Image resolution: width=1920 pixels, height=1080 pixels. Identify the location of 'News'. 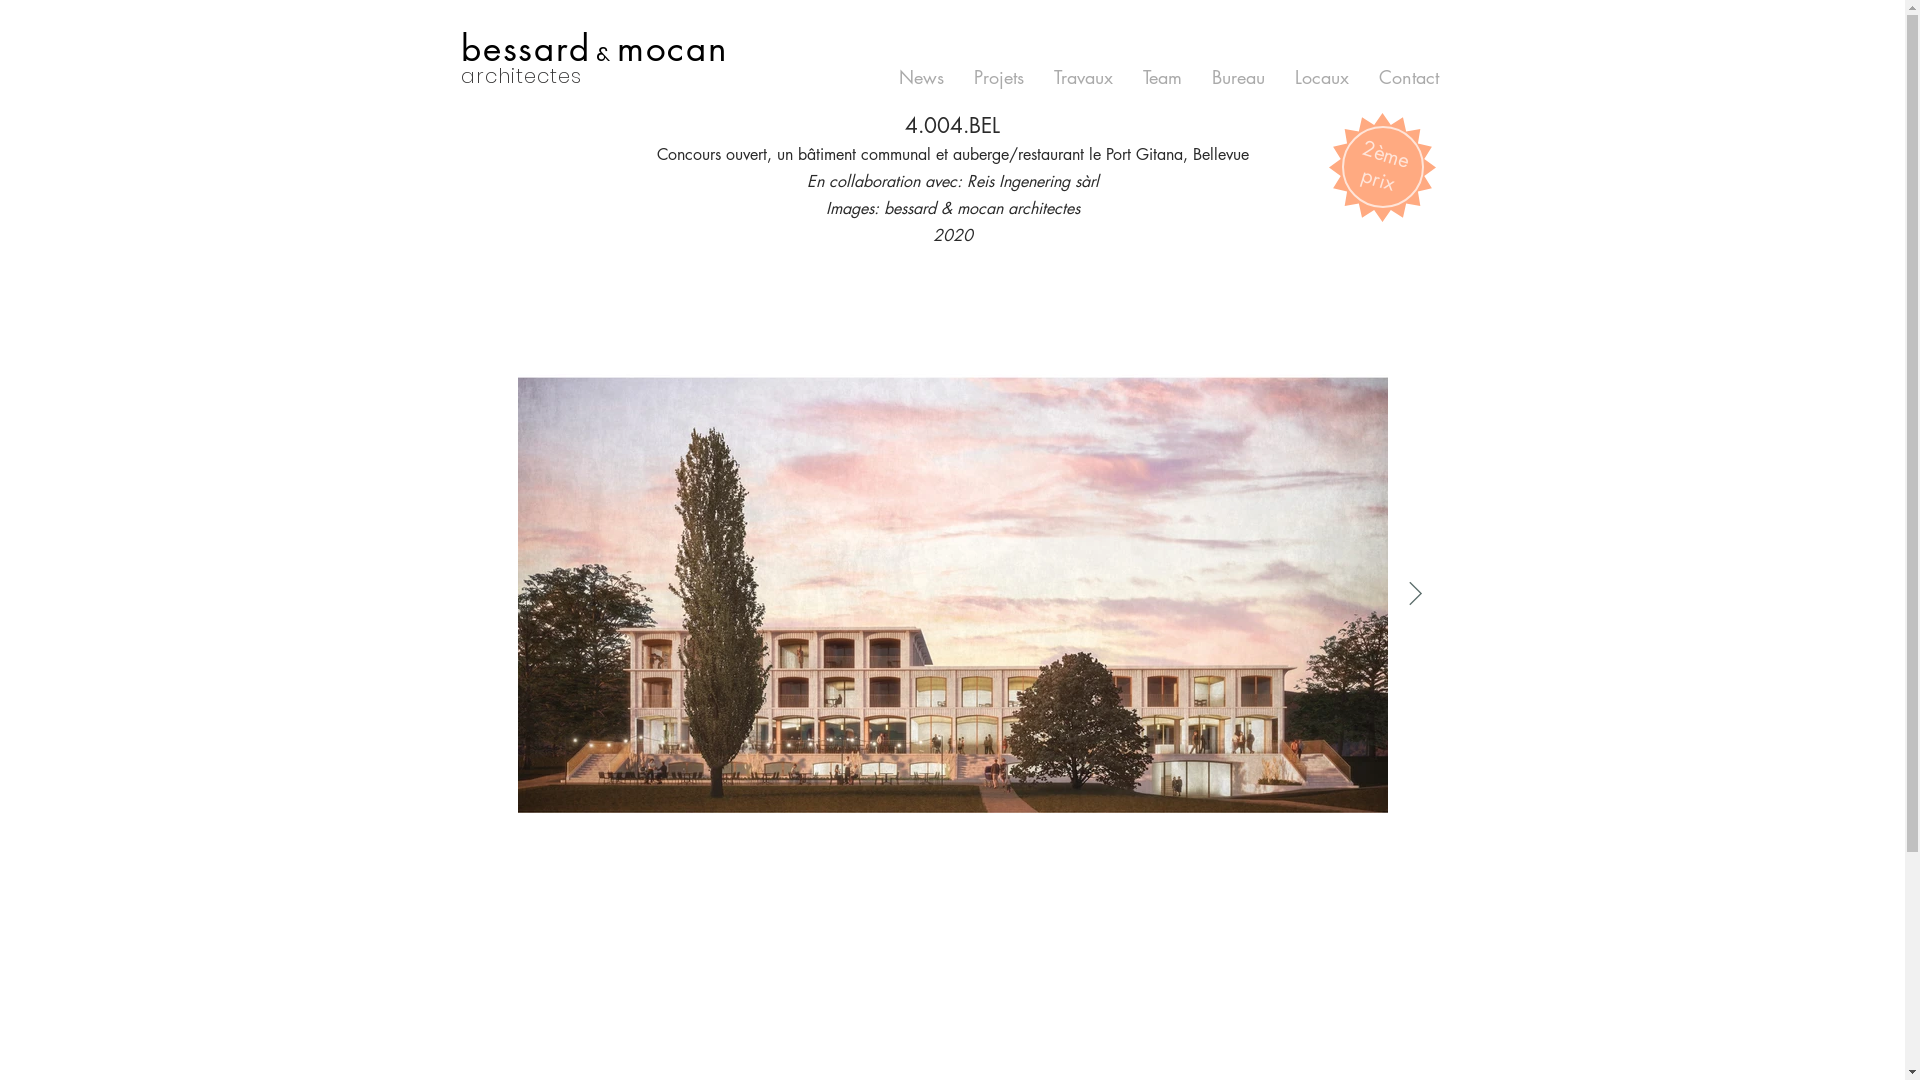
(882, 76).